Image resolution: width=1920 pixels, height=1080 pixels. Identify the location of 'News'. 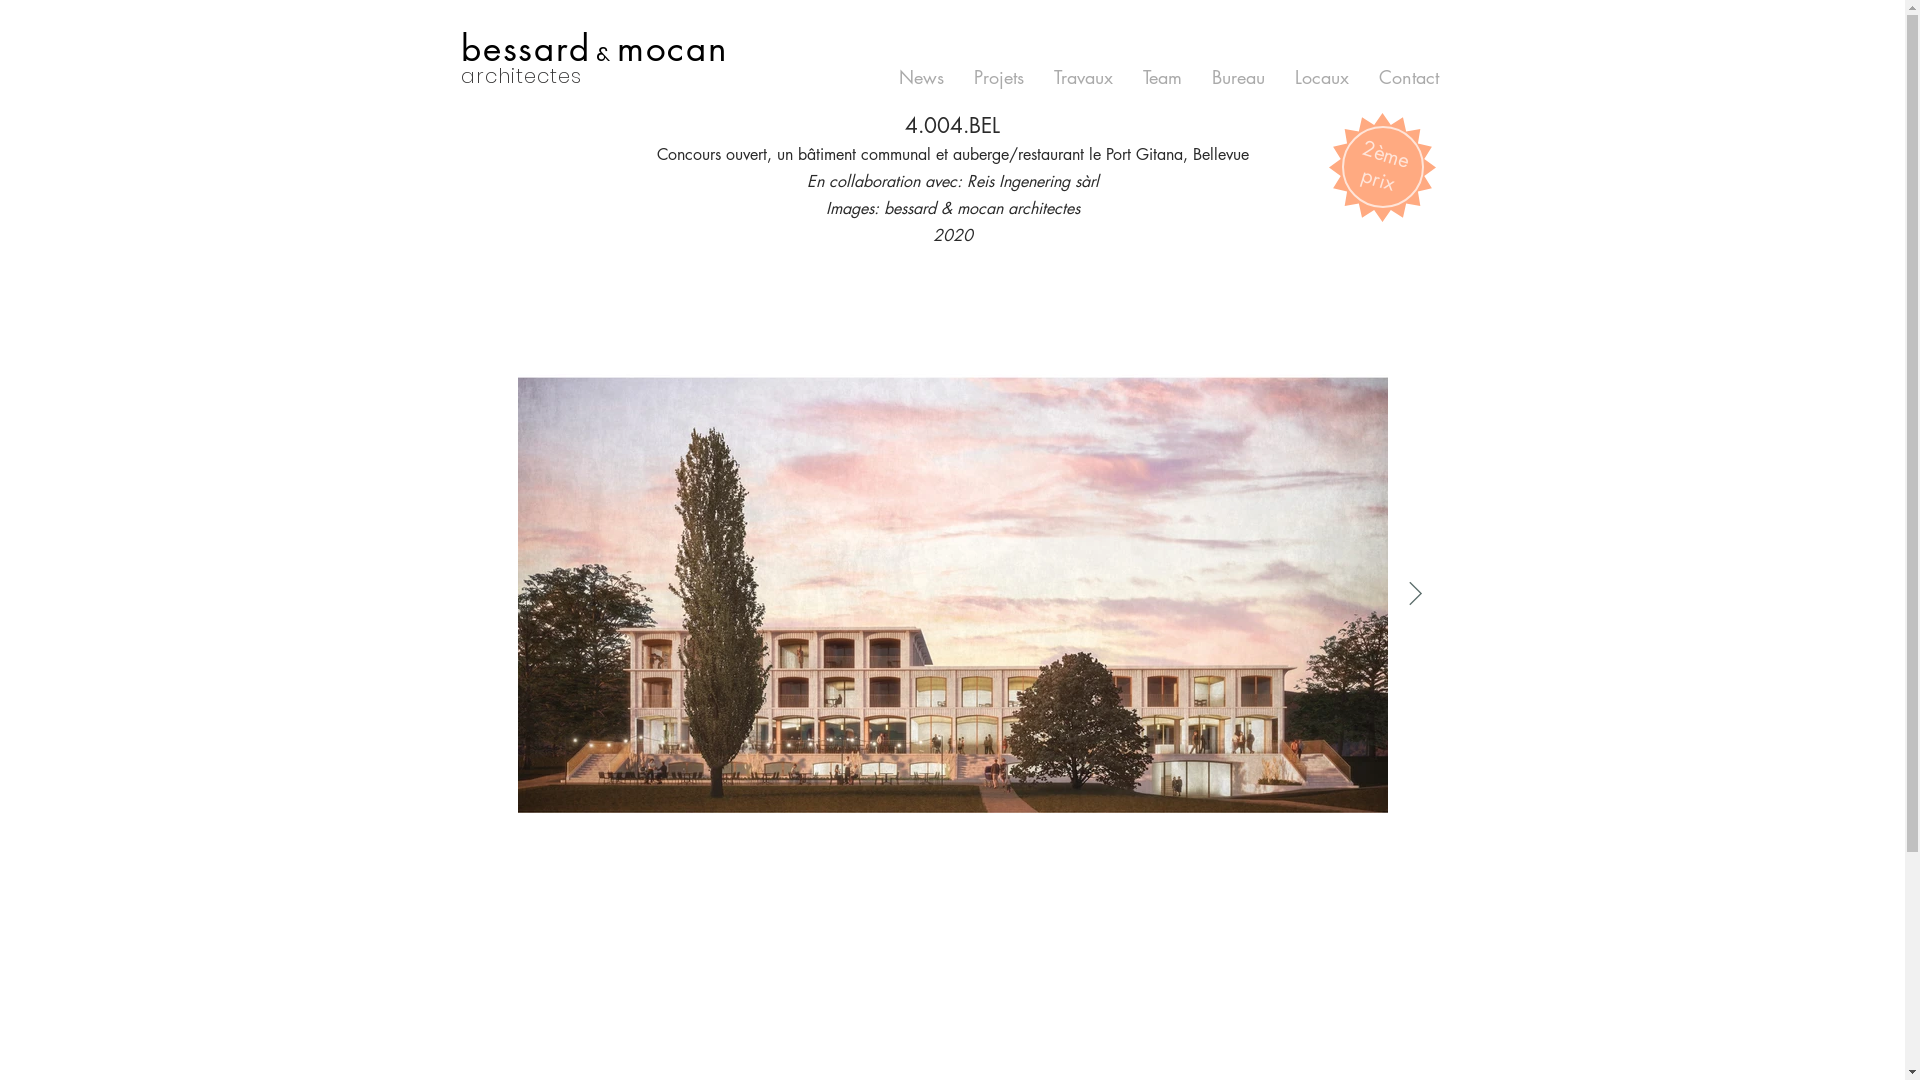
(882, 76).